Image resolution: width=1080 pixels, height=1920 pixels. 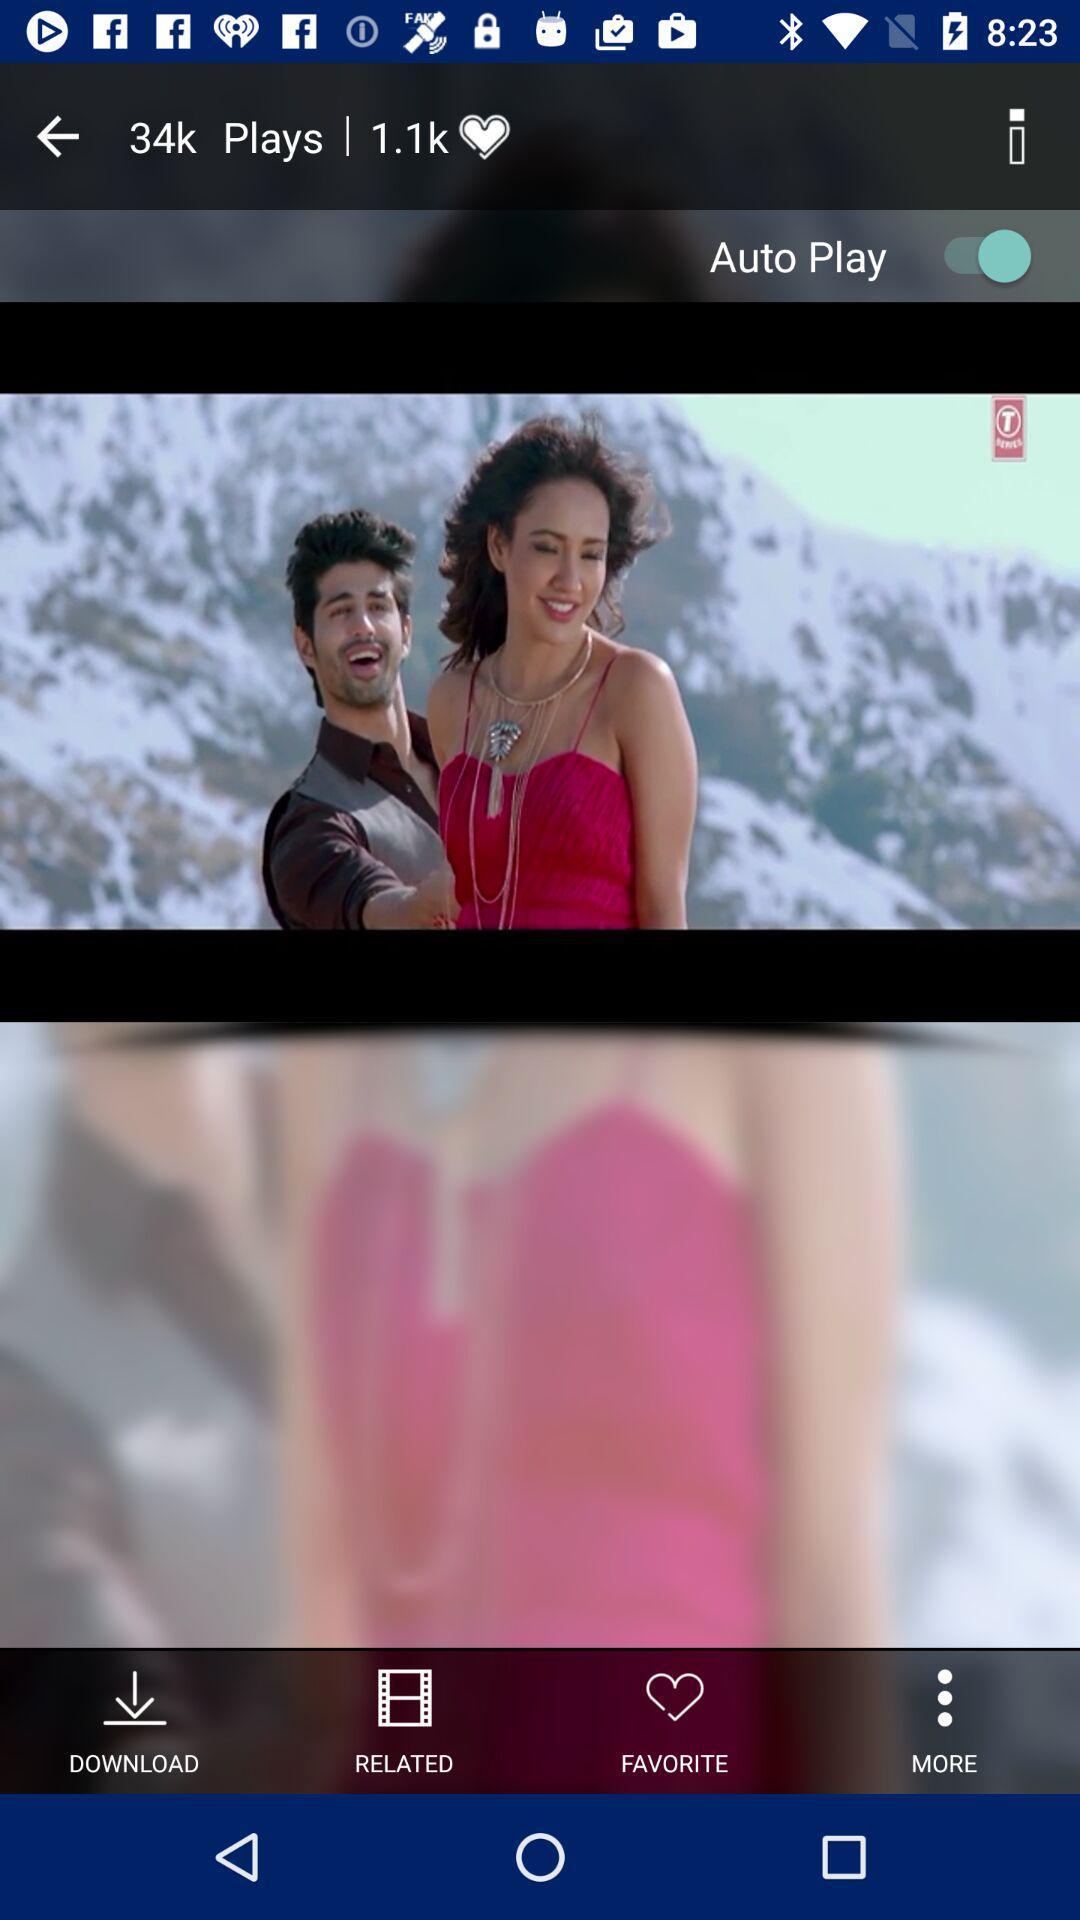 I want to click on previous button, so click(x=56, y=135).